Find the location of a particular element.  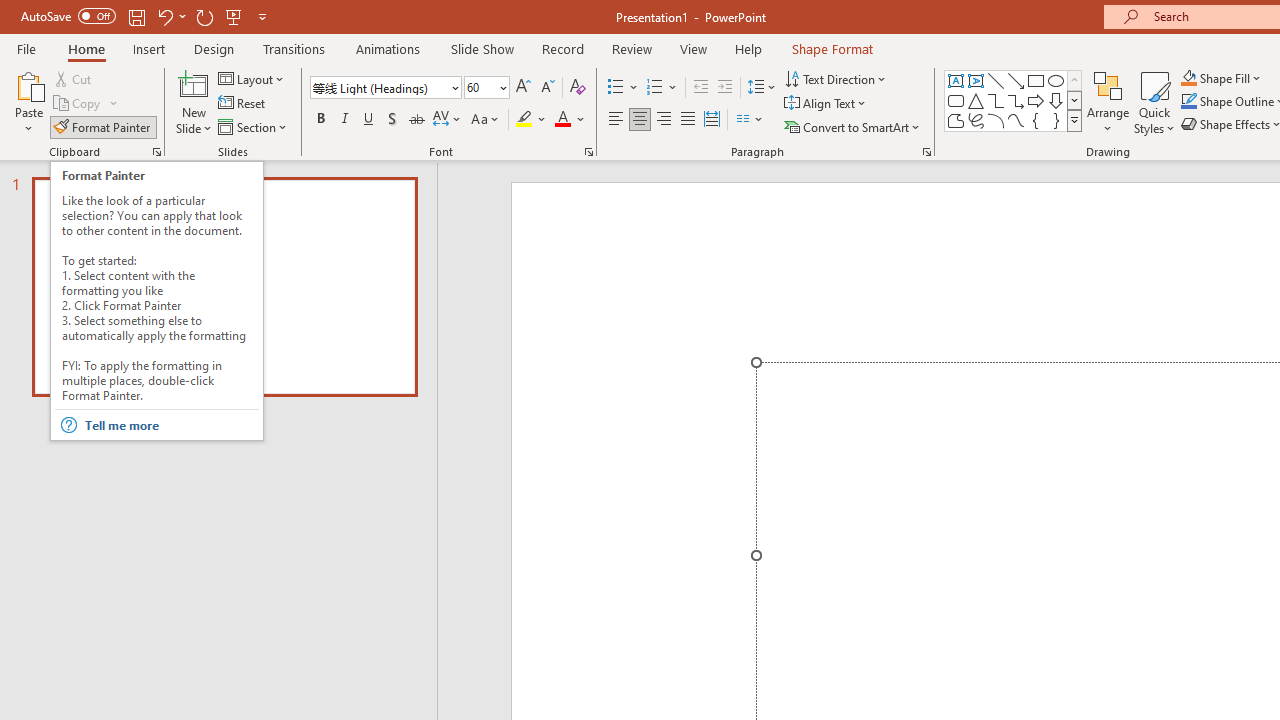

'Help' is located at coordinates (747, 48).